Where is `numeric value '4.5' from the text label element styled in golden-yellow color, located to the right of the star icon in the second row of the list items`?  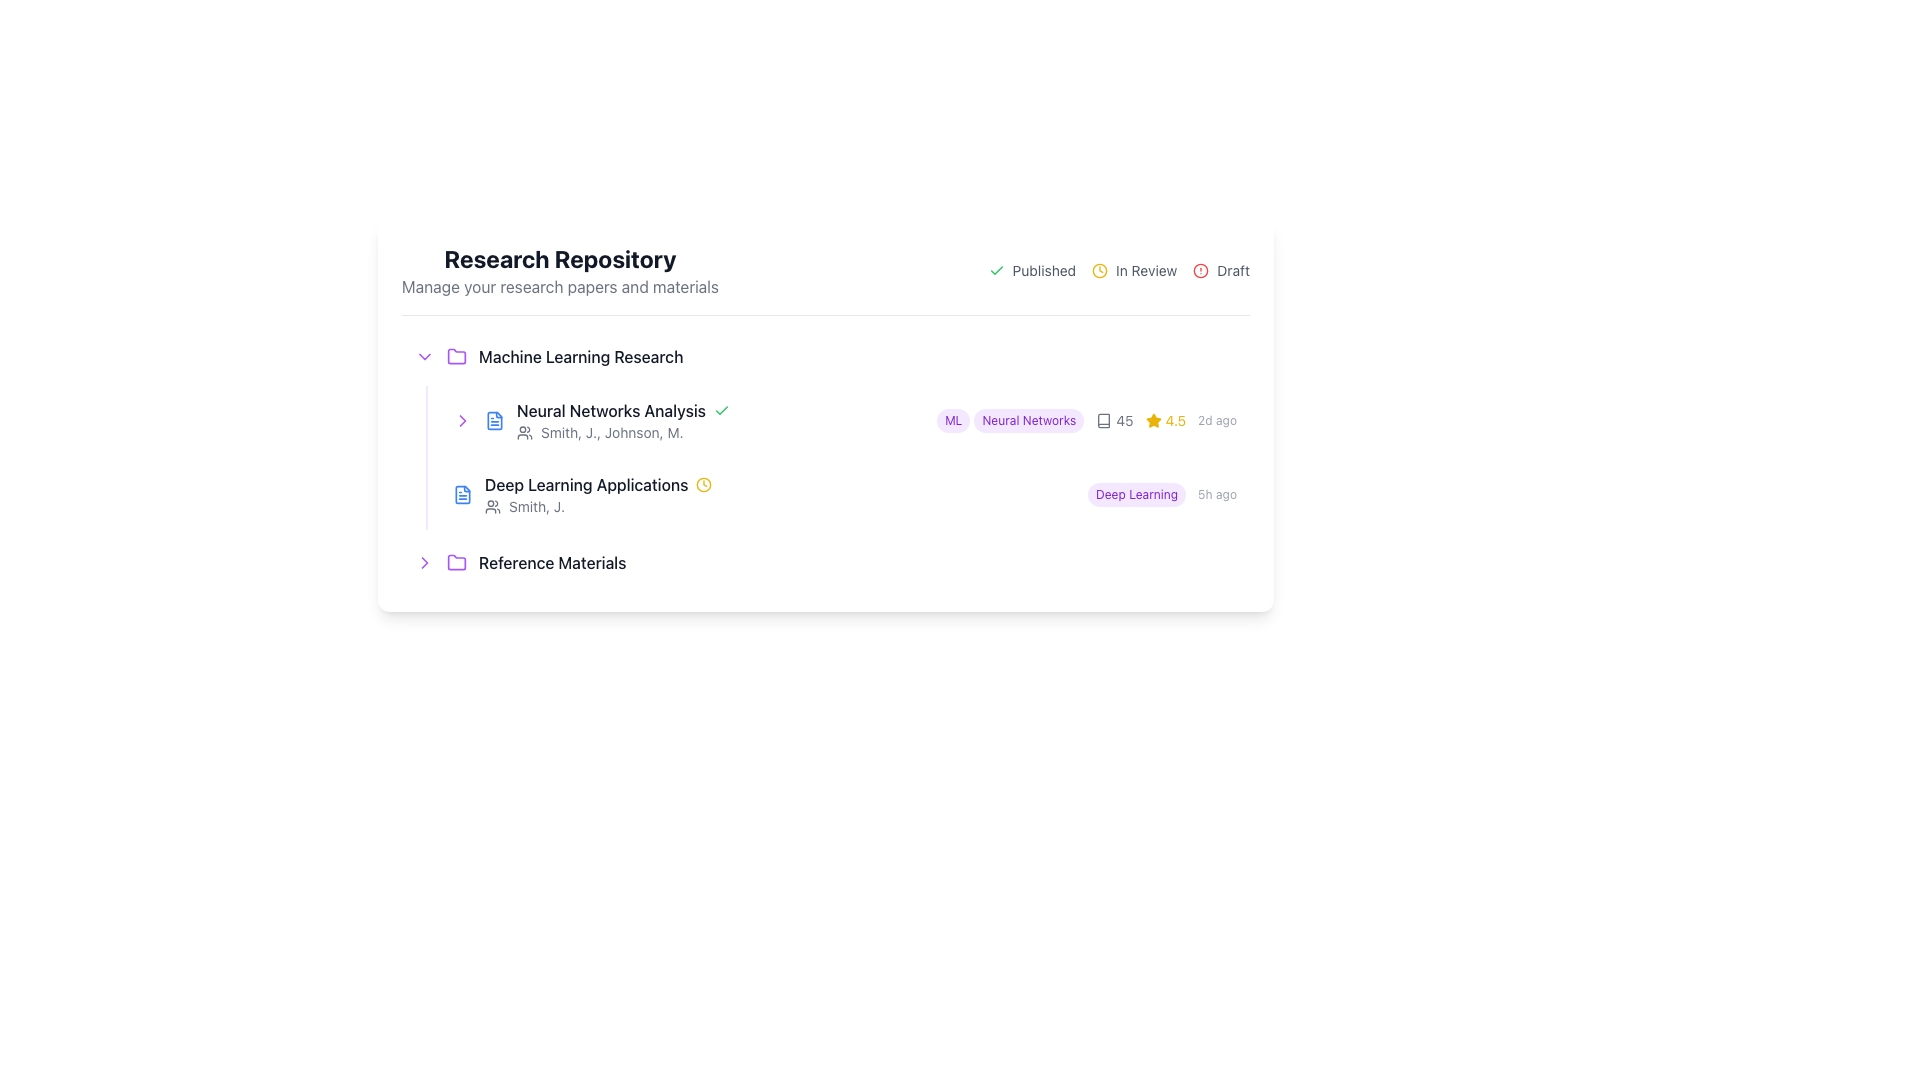
numeric value '4.5' from the text label element styled in golden-yellow color, located to the right of the star icon in the second row of the list items is located at coordinates (1175, 419).